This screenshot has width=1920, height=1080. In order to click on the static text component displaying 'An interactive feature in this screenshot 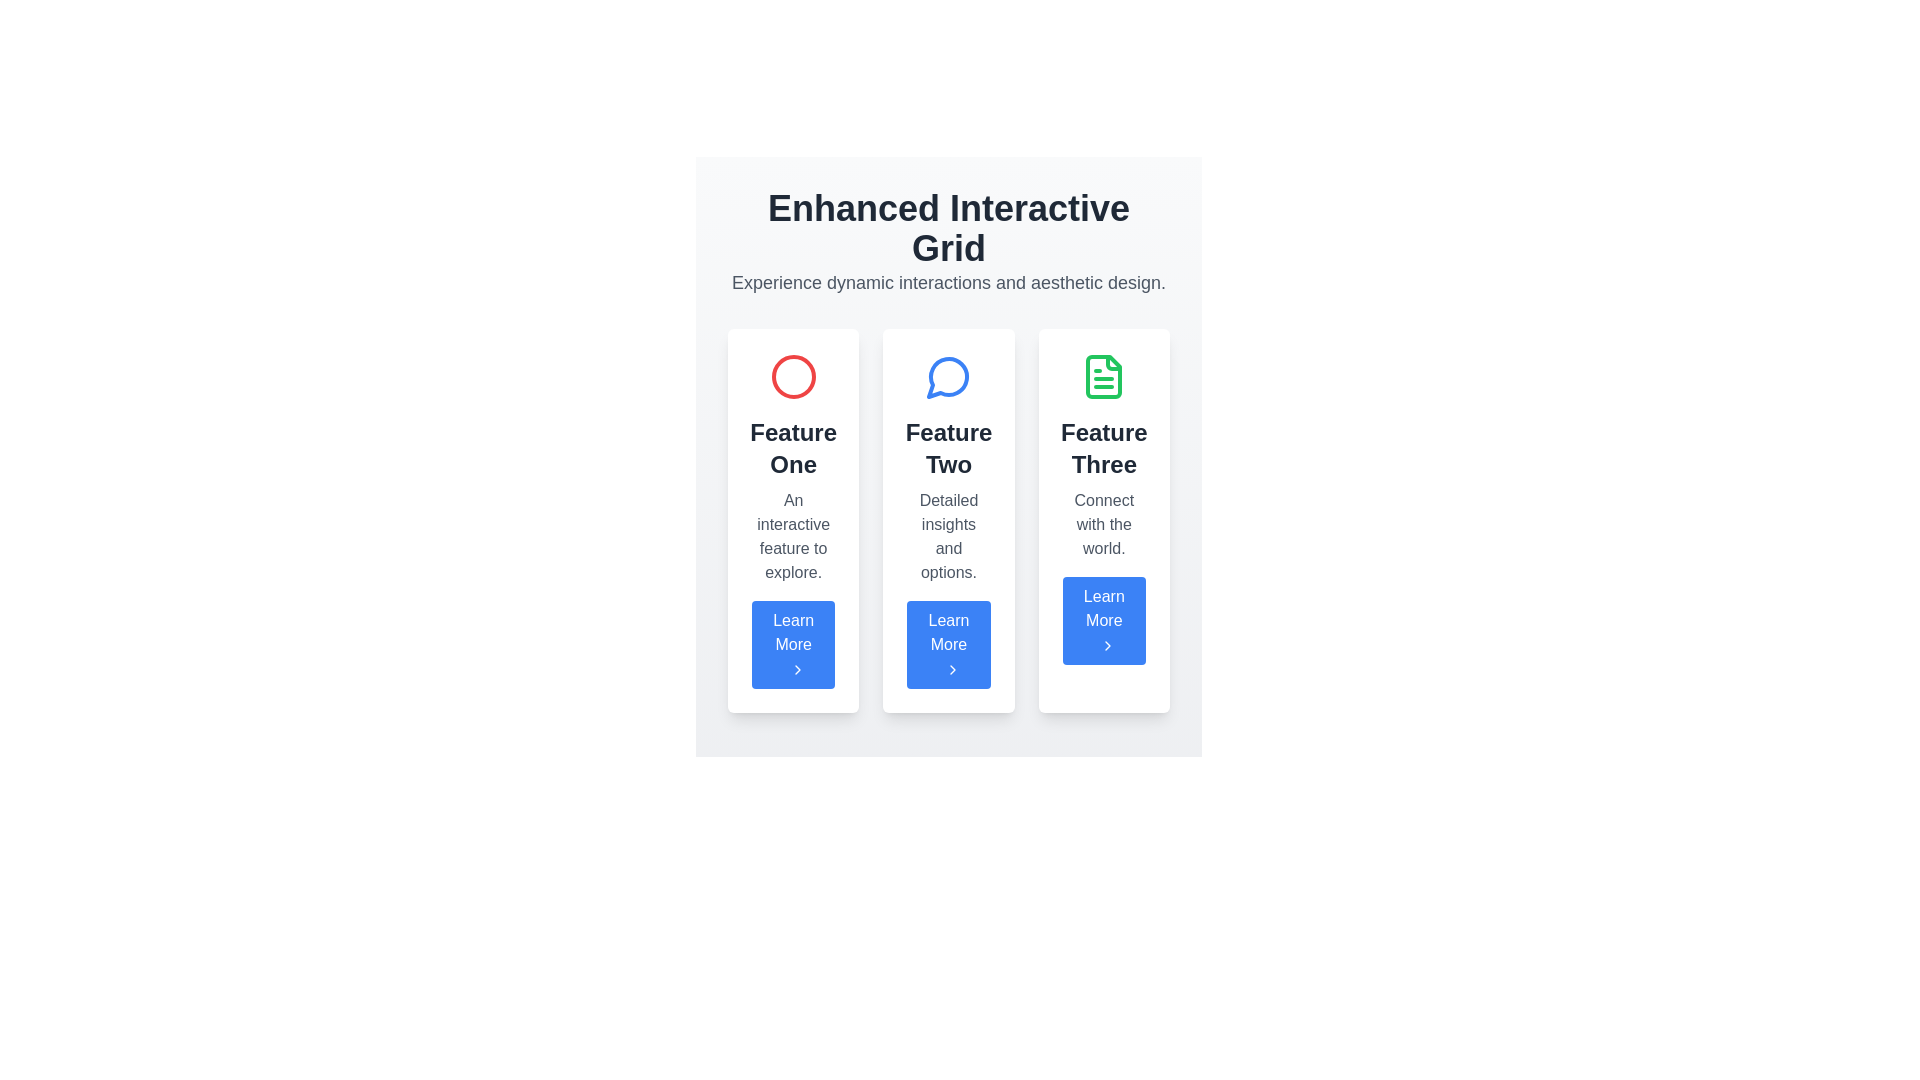, I will do `click(792, 535)`.